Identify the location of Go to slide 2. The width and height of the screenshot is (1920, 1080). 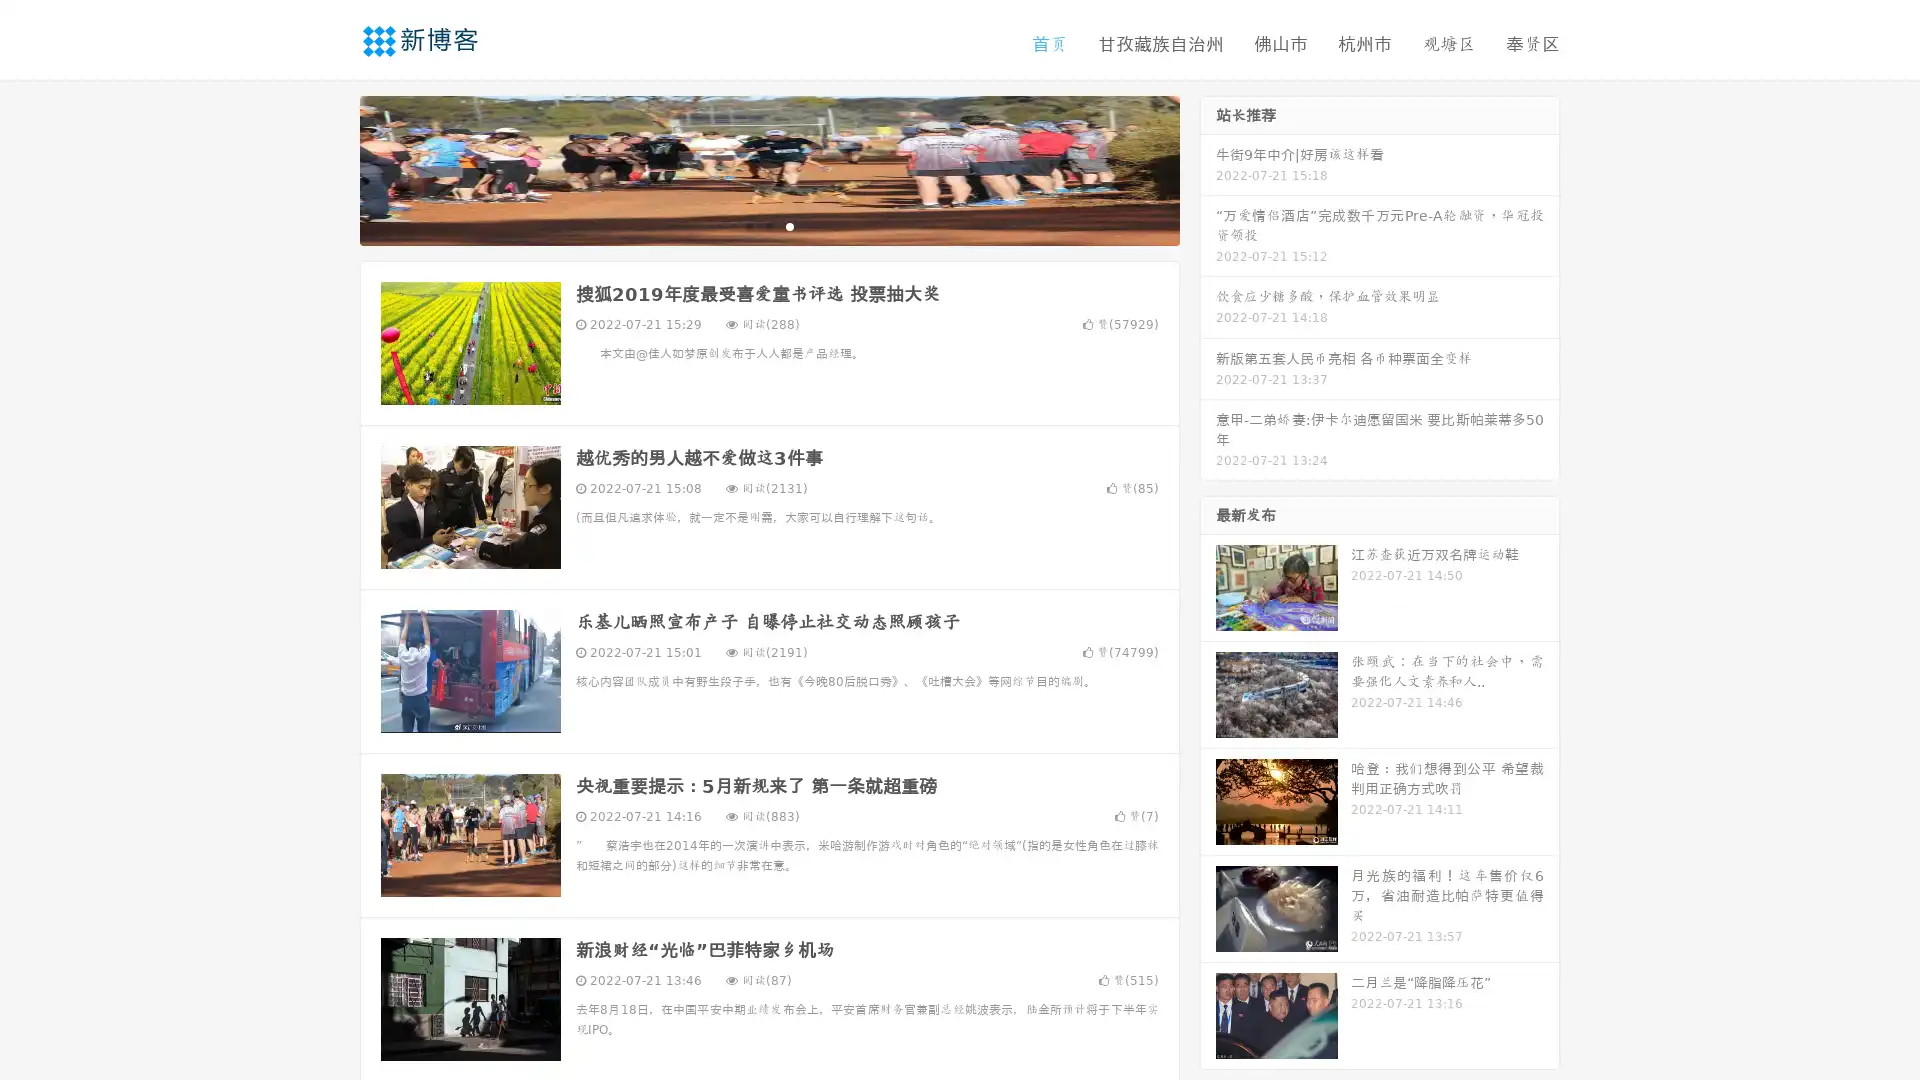
(768, 225).